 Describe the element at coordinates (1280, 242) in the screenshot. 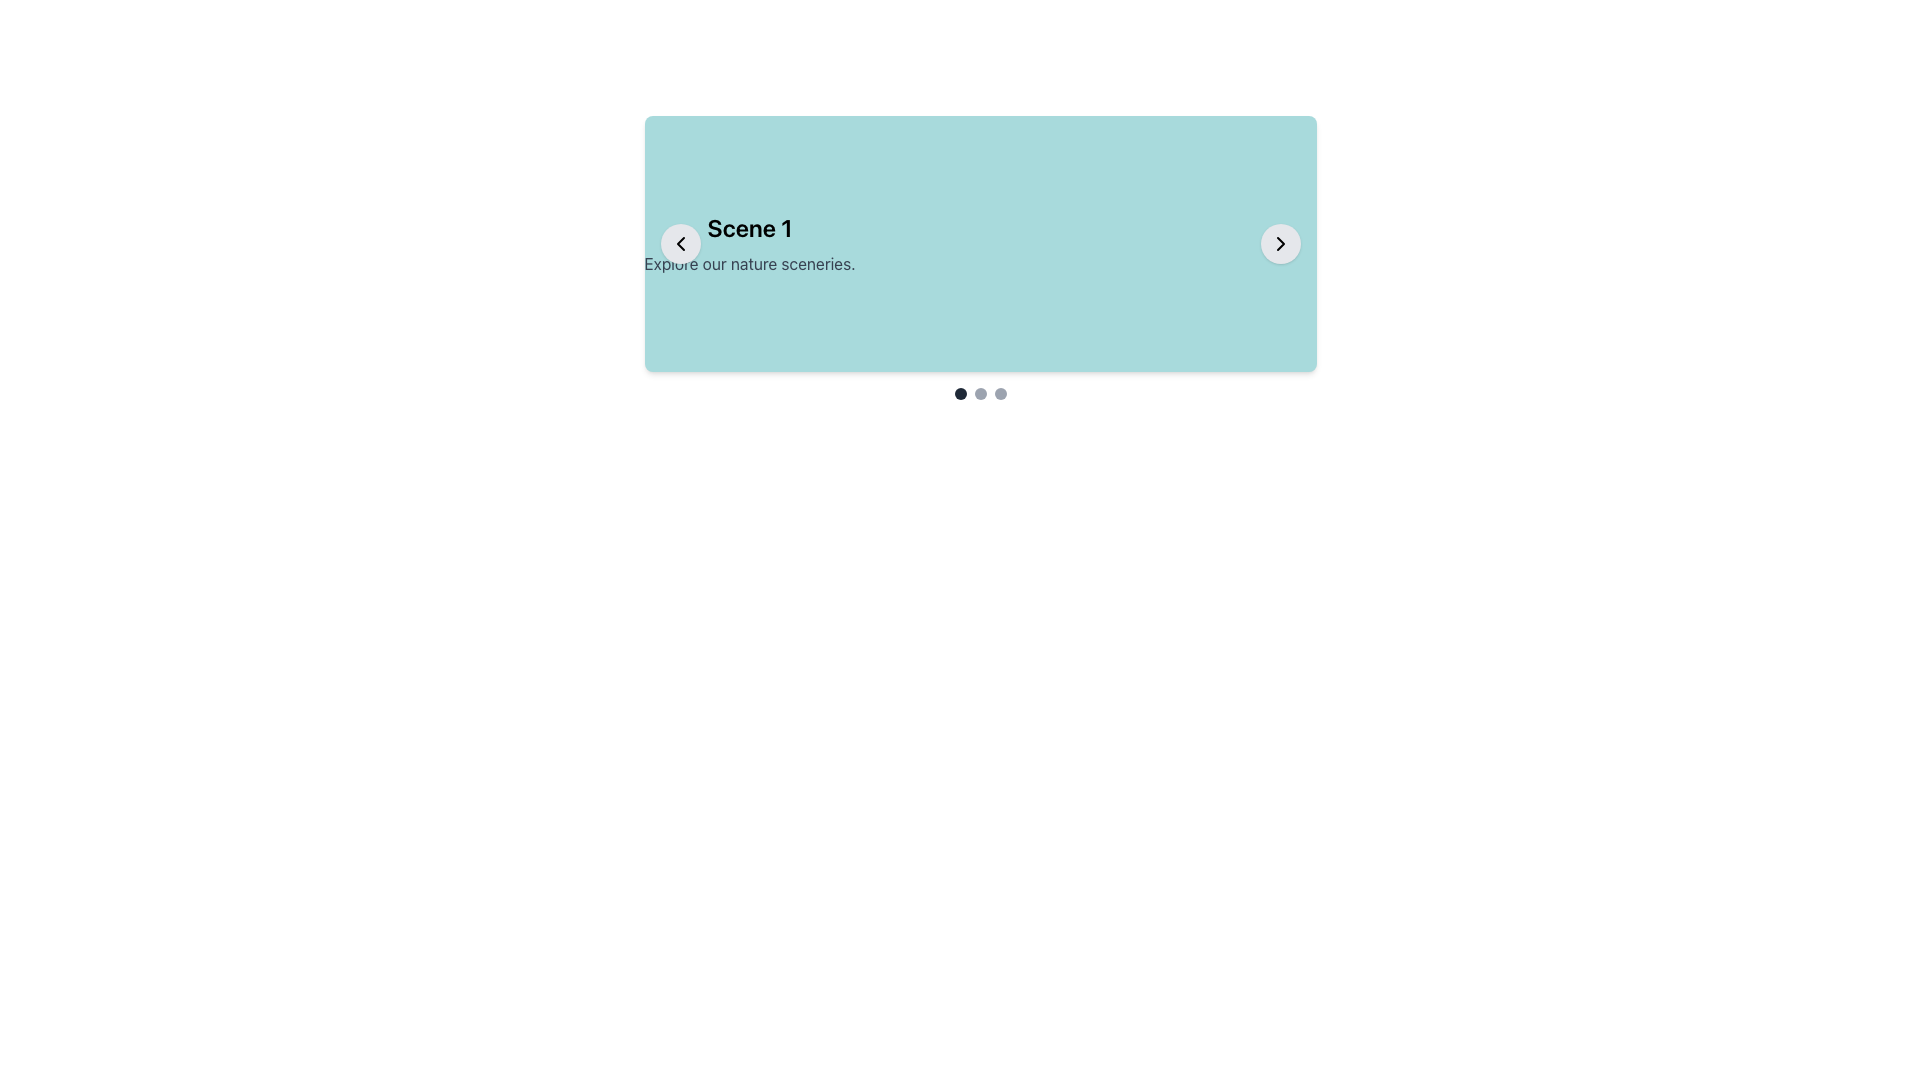

I see `the rightward chevron icon within the rounded button located at the far right of the blue card component` at that location.